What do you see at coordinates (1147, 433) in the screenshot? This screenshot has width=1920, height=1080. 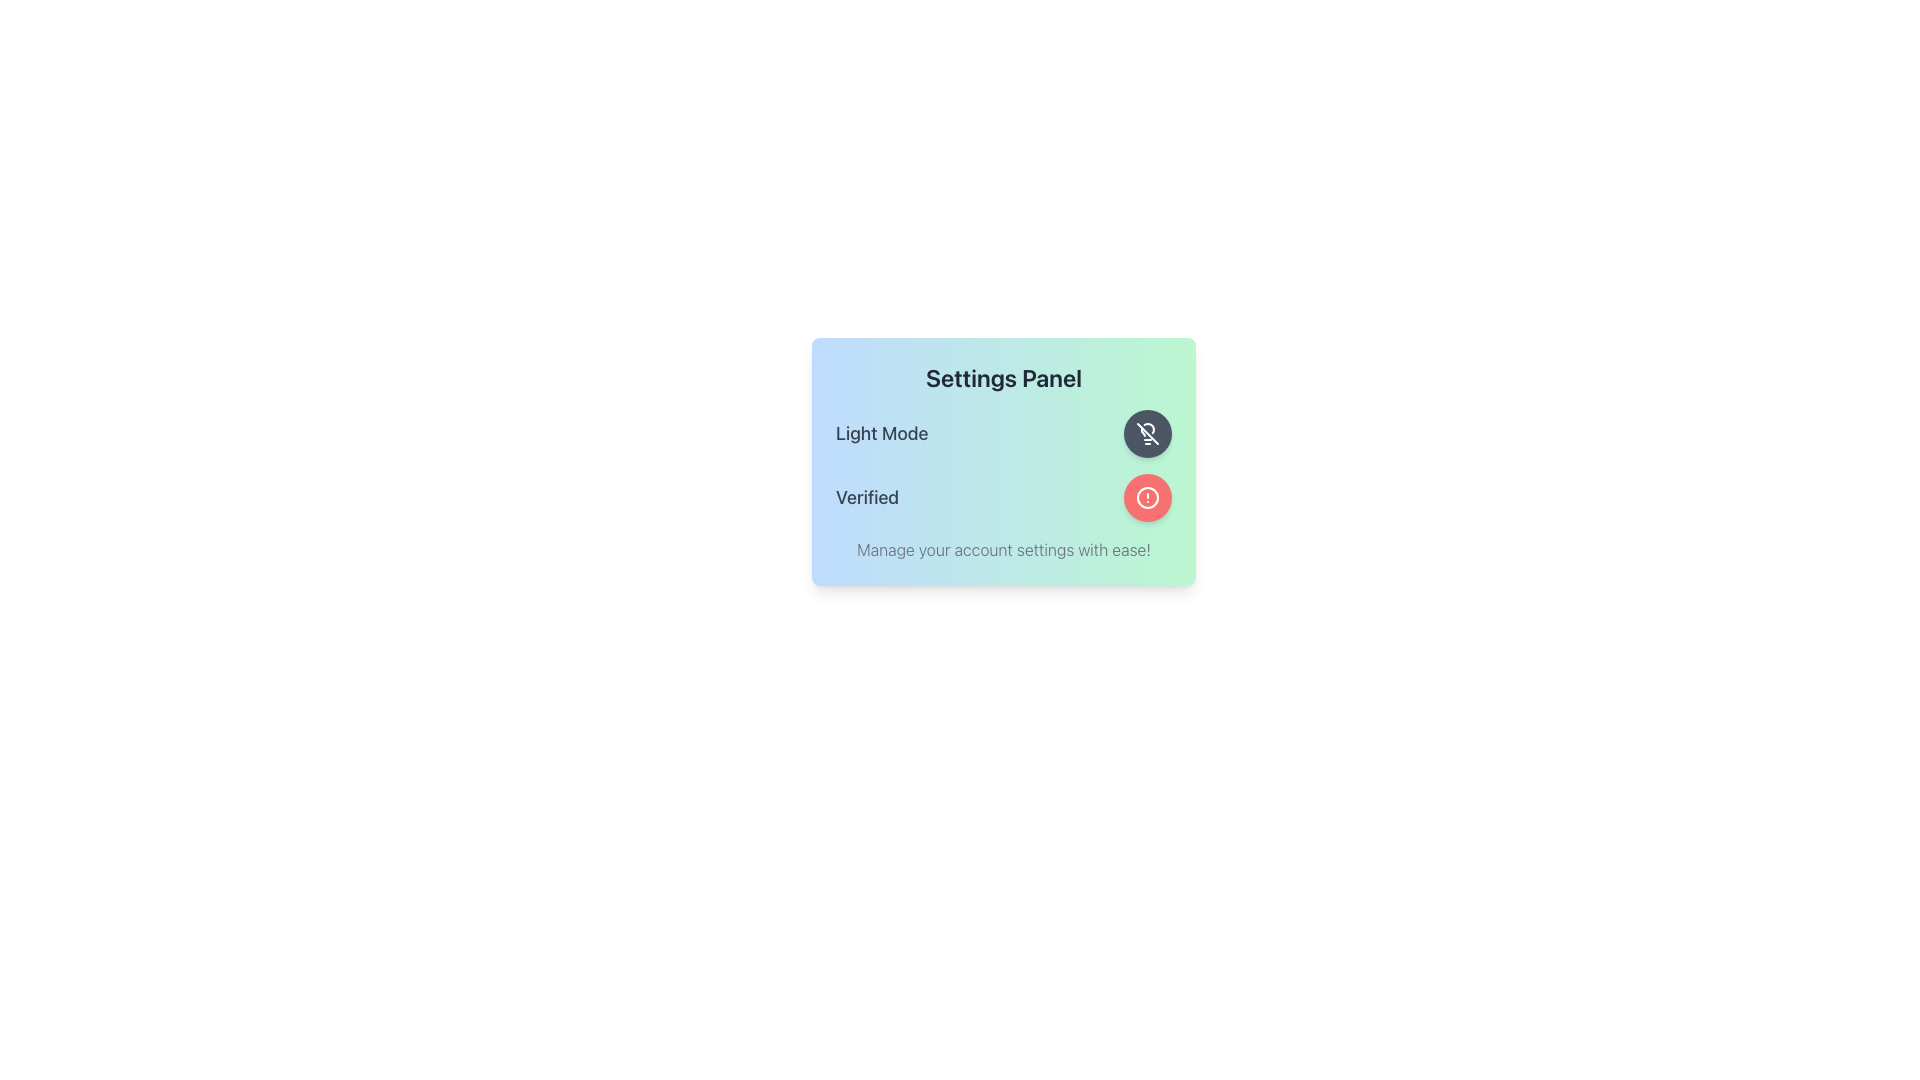 I see `the 'lightbulb off' icon, which is a minimalistic design with a white stroke on a dark background, located in the top-right corner of the 'Settings Panel'` at bounding box center [1147, 433].